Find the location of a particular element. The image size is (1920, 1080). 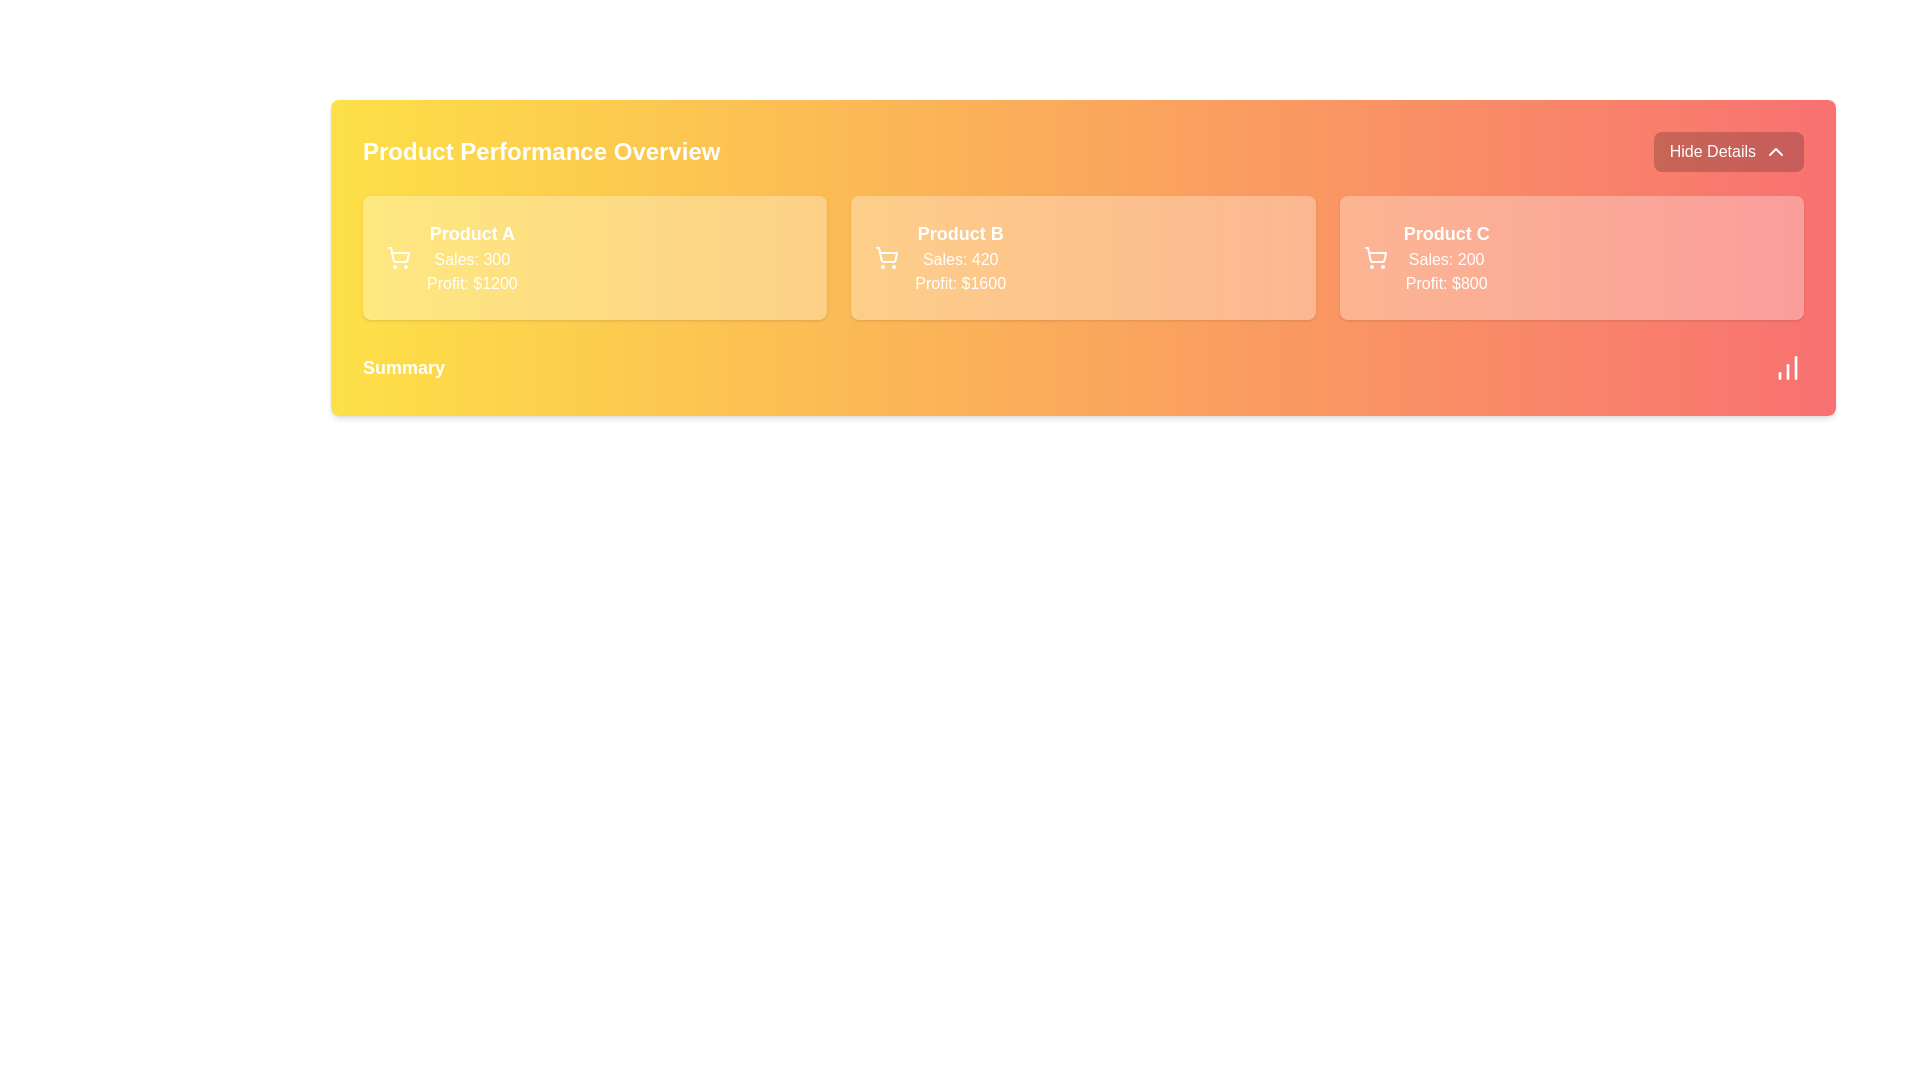

information displayed in the text block that contains 'Product A', 'Sales: 300', and 'Profit: $1200', which is on a soft yellow background and located in the first card of three horizontal cards is located at coordinates (471, 257).